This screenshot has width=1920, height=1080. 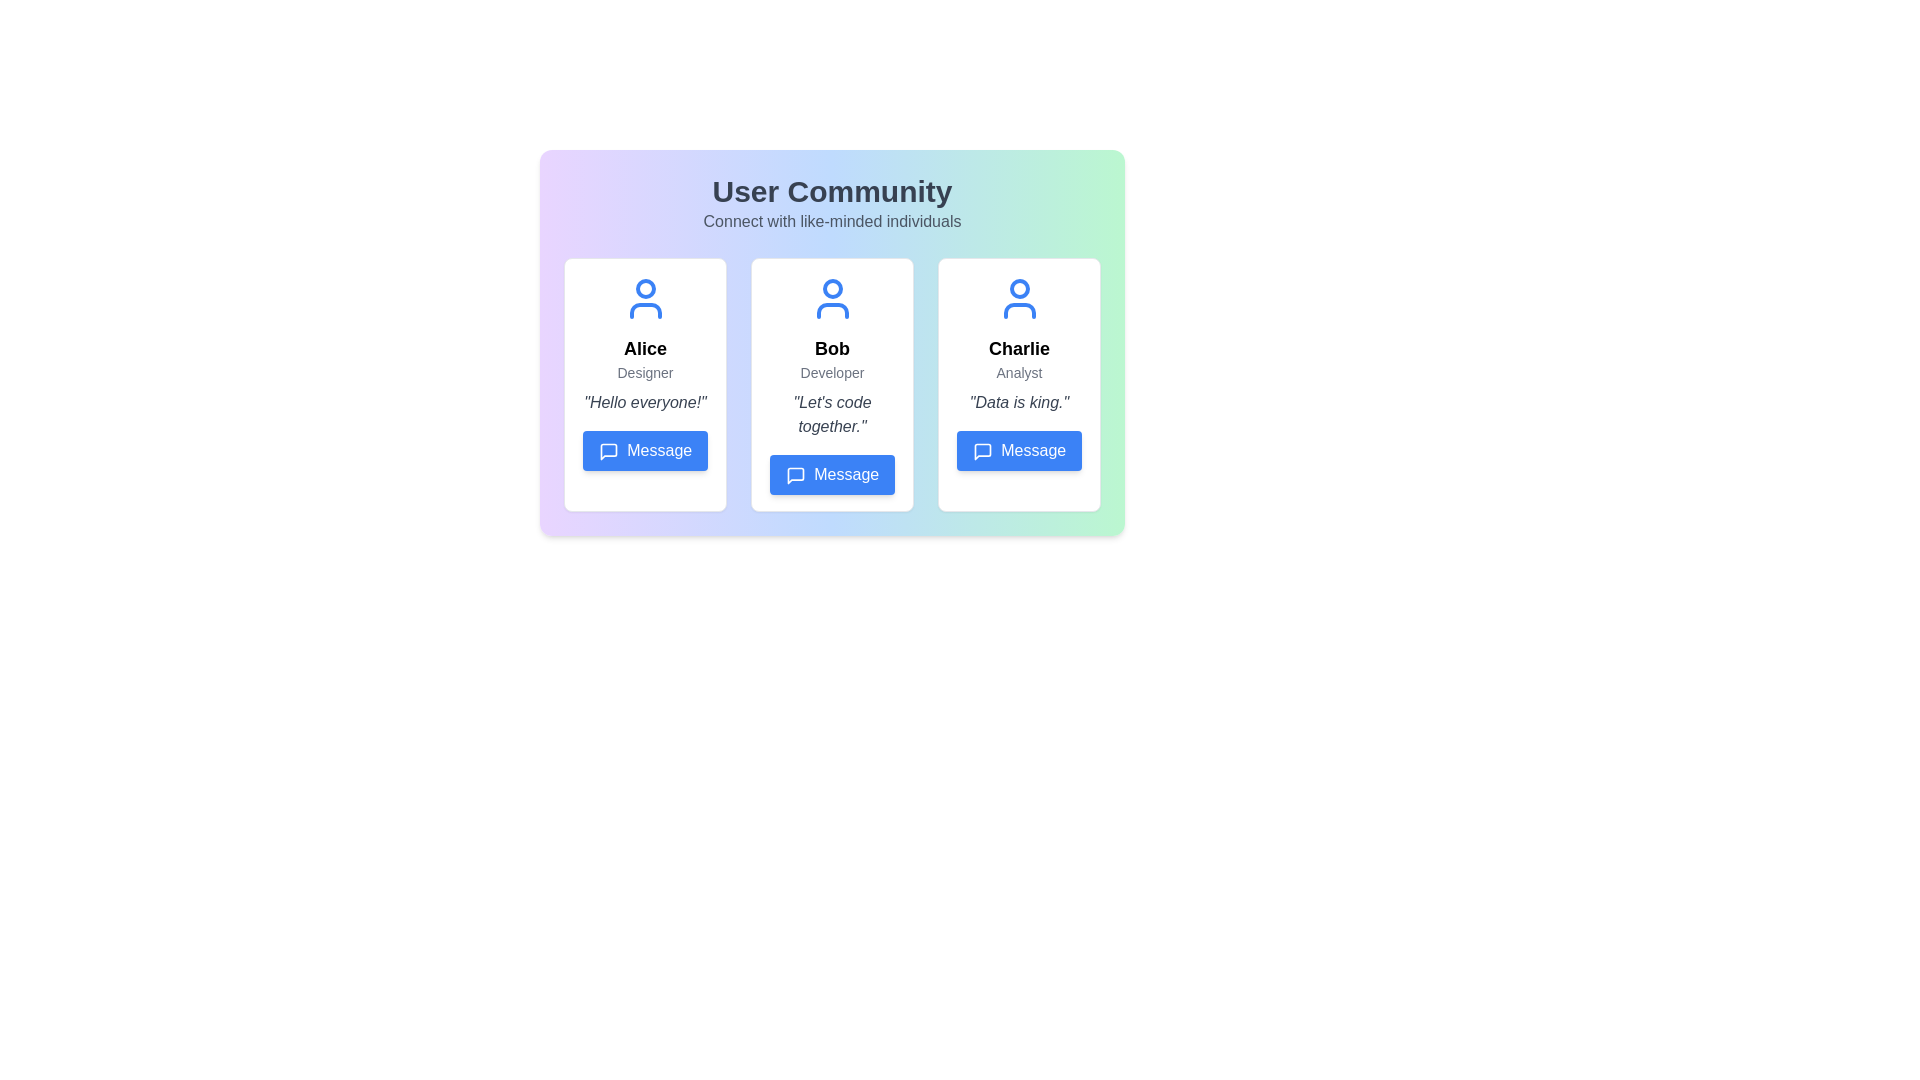 What do you see at coordinates (645, 402) in the screenshot?
I see `the italicized light-gray text block displaying 'Hello everyone!' within Alice's profile card, located beneath the subtitle 'Designer' and above the 'Message' button` at bounding box center [645, 402].